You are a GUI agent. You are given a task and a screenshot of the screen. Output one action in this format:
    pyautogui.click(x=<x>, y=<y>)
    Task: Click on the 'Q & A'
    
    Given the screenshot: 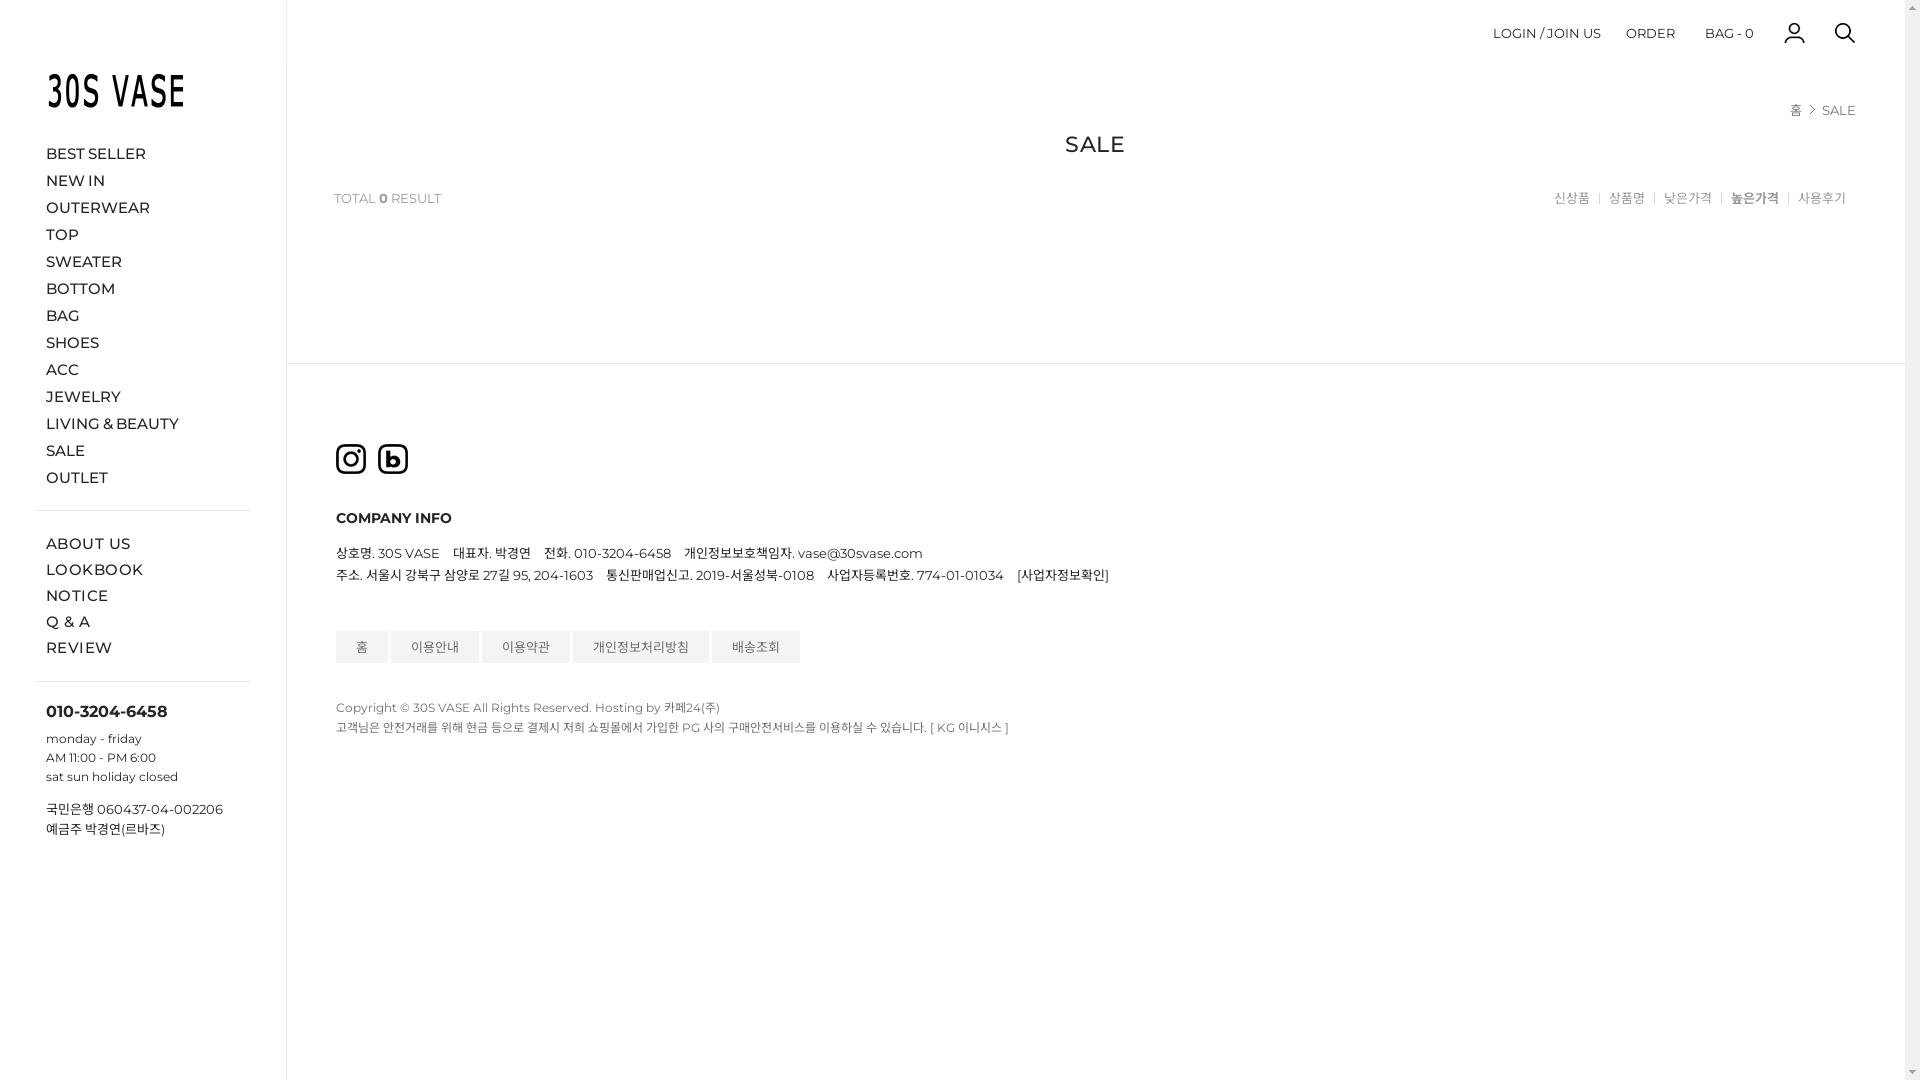 What is the action you would take?
    pyautogui.click(x=68, y=620)
    